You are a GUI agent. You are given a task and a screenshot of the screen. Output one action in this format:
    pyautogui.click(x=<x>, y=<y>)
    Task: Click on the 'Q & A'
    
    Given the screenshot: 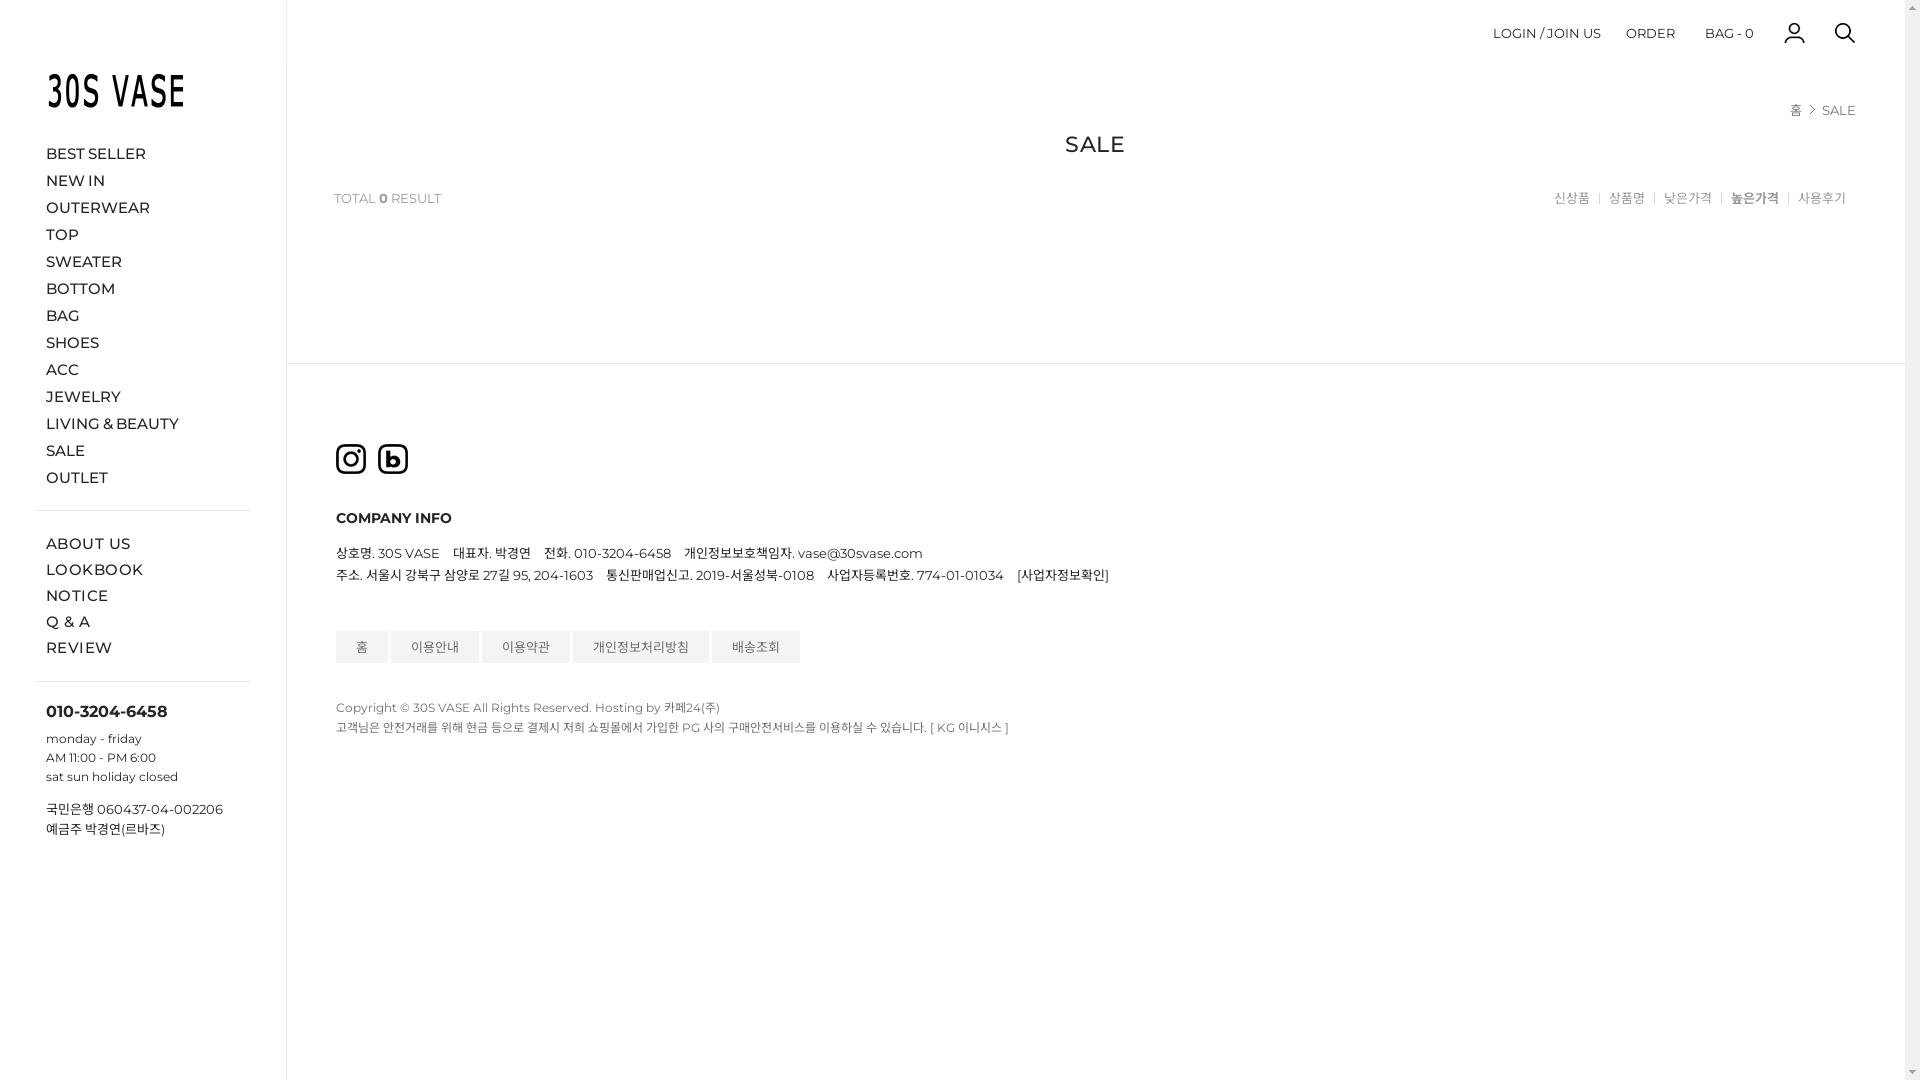 What is the action you would take?
    pyautogui.click(x=68, y=620)
    